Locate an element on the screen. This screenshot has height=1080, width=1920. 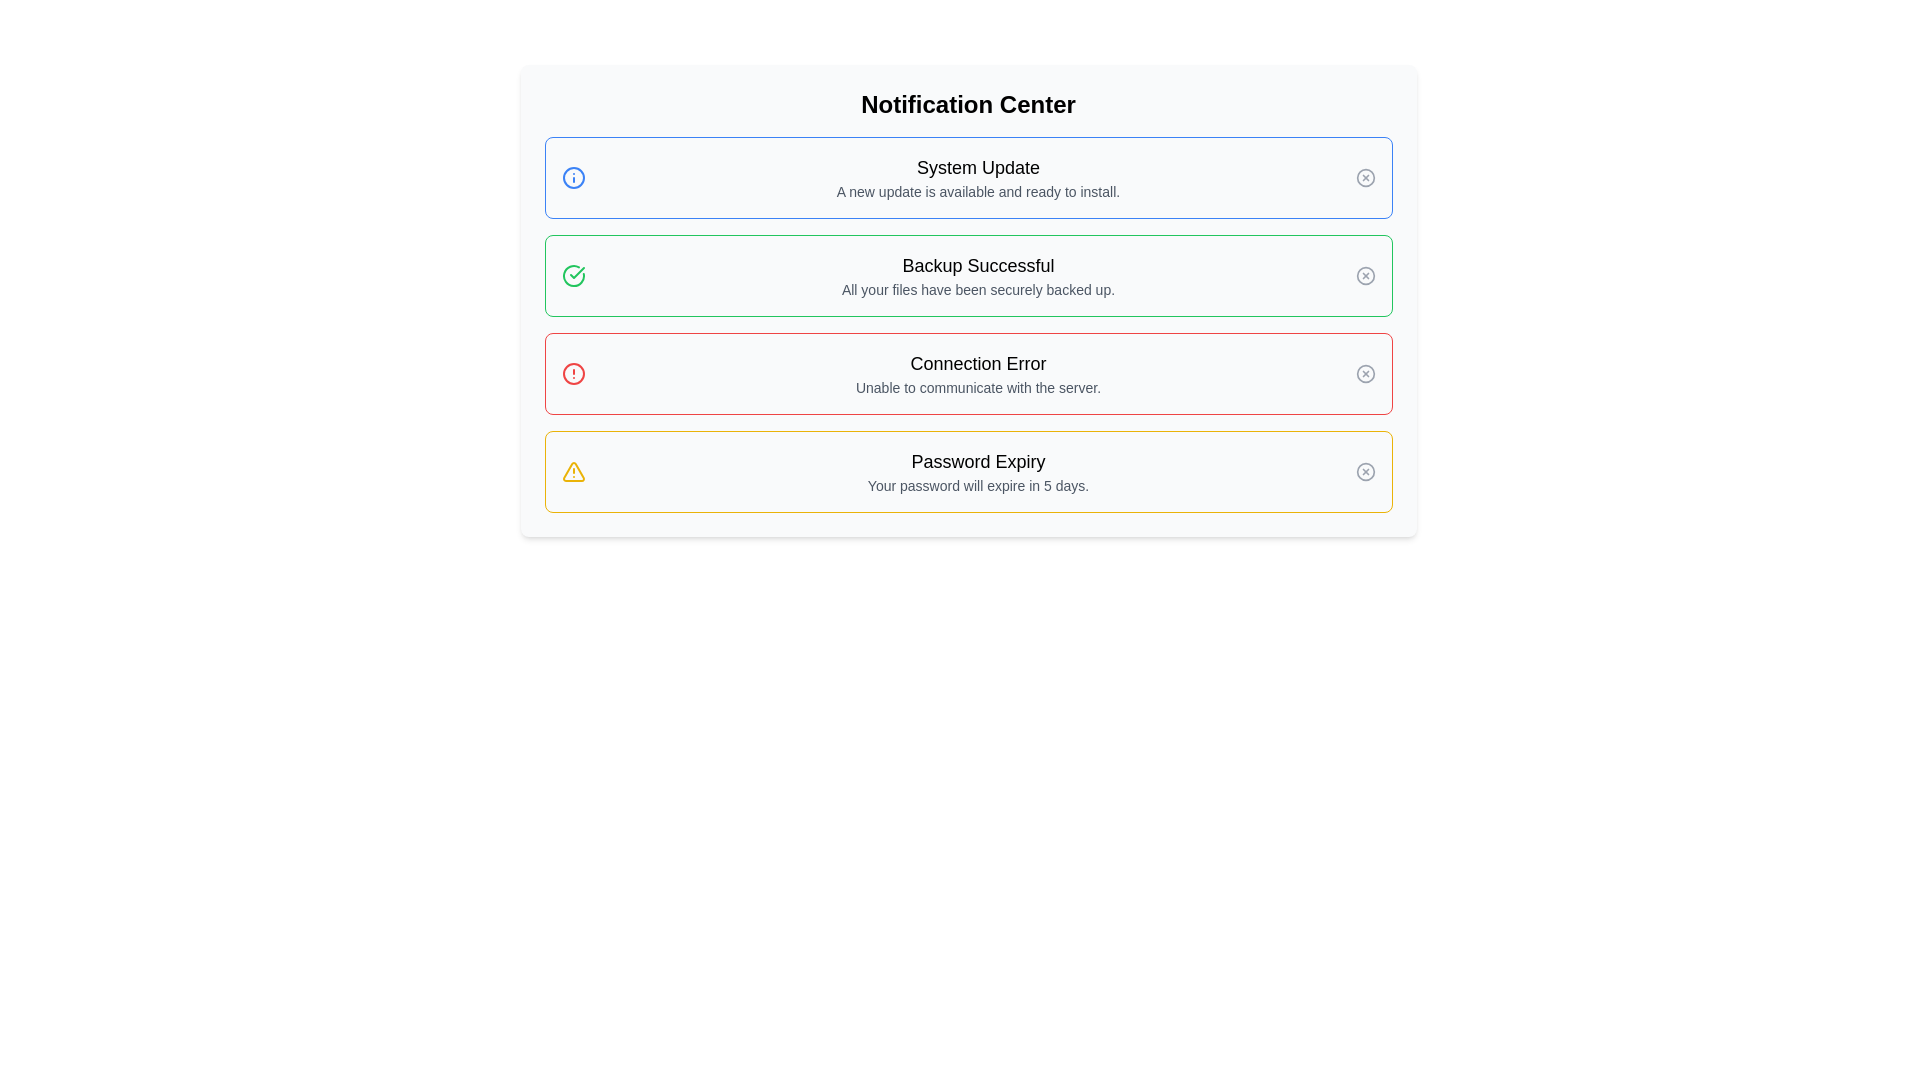
message displayed in the second line of the 'Password Expiry' notification section at the bottom of the notification list is located at coordinates (978, 486).